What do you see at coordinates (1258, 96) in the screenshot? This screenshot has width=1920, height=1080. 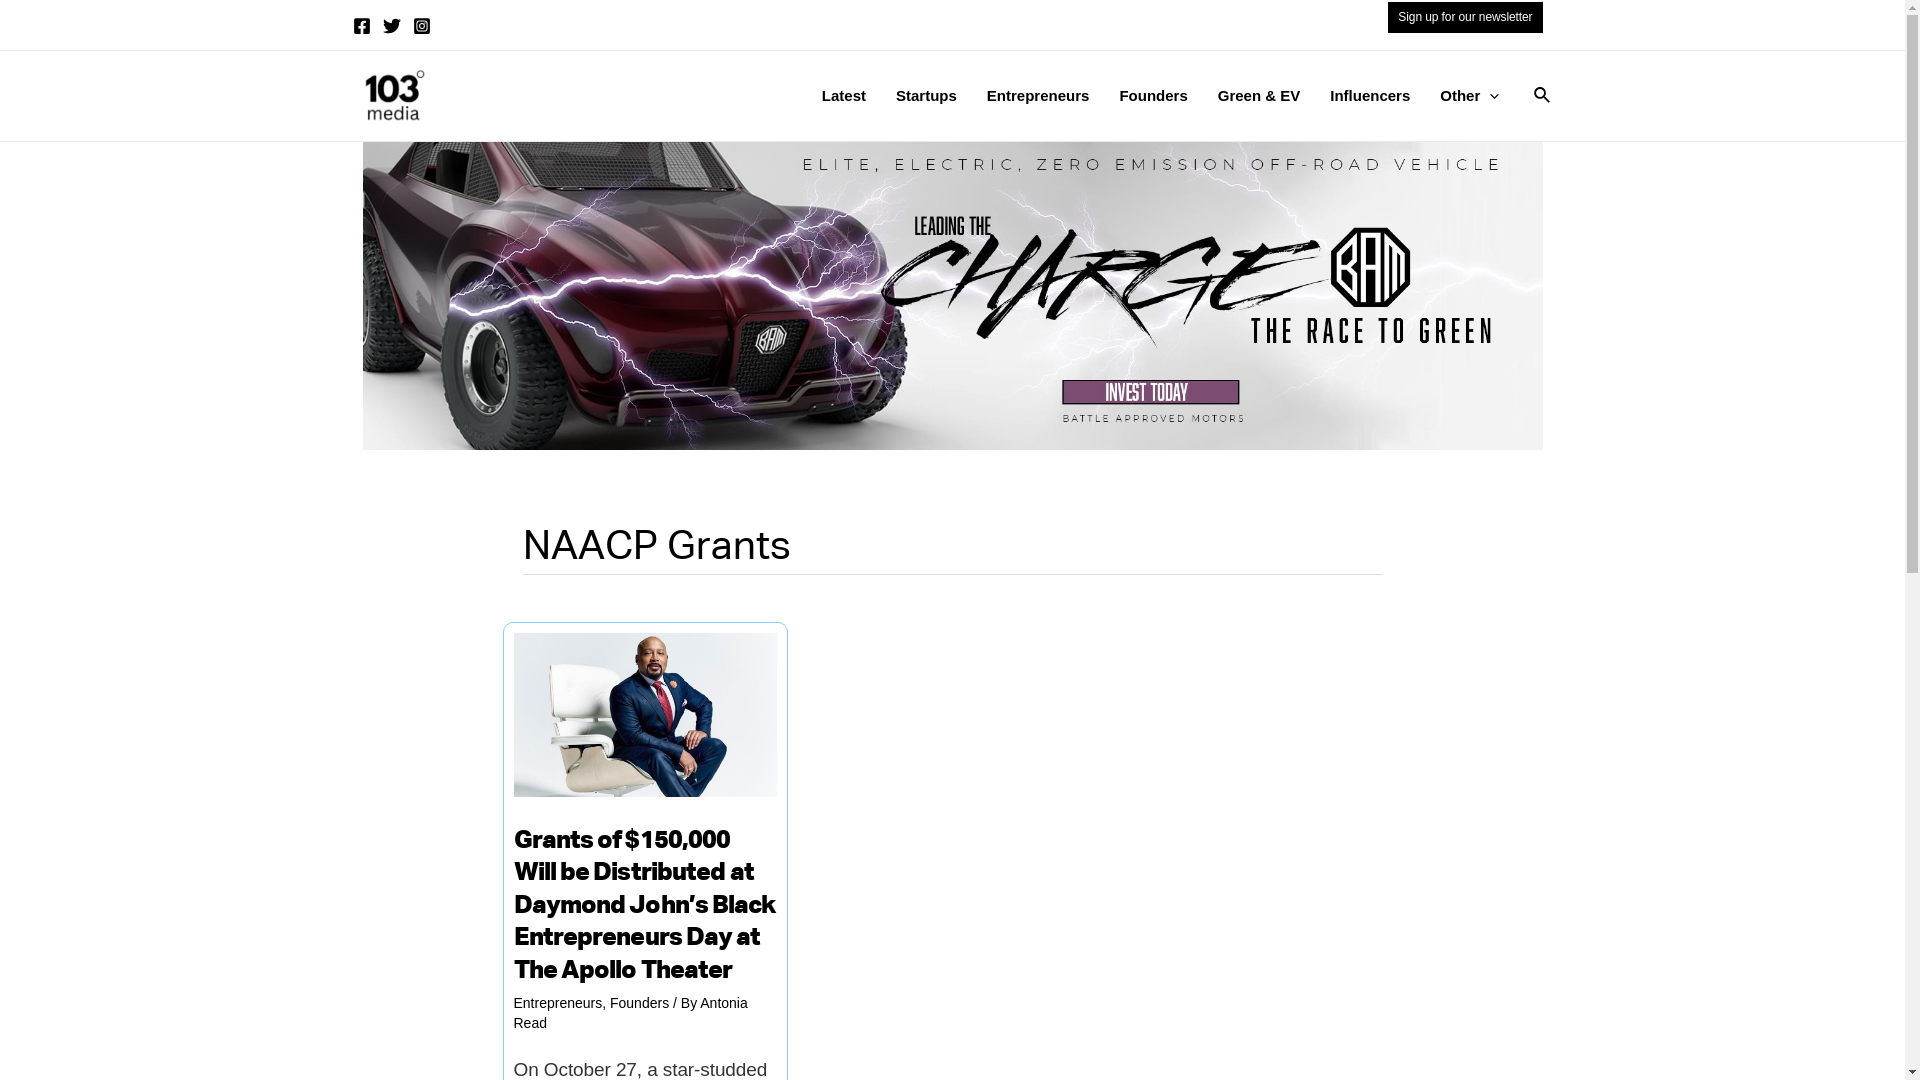 I see `'Green & EV'` at bounding box center [1258, 96].